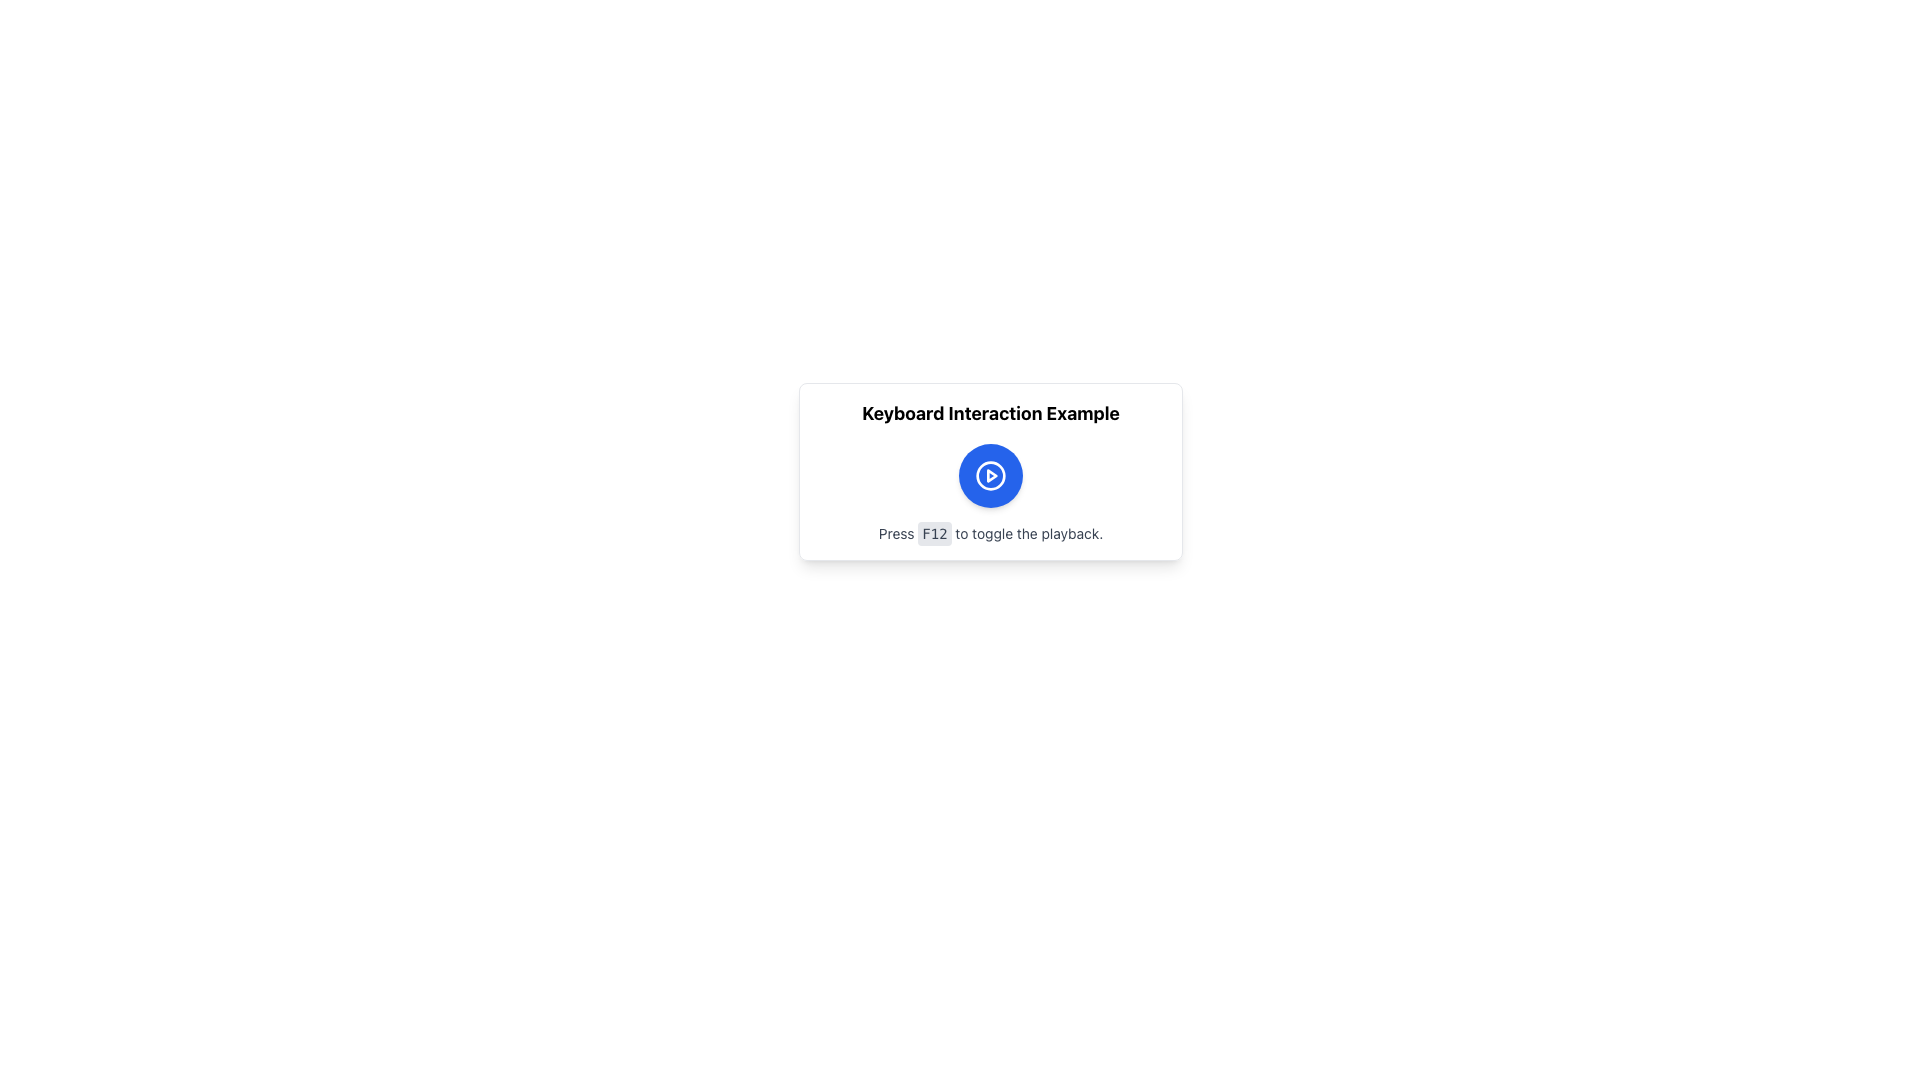 This screenshot has height=1080, width=1920. I want to click on the play icon button, which is a white triangle within a blue circular button, so click(990, 475).